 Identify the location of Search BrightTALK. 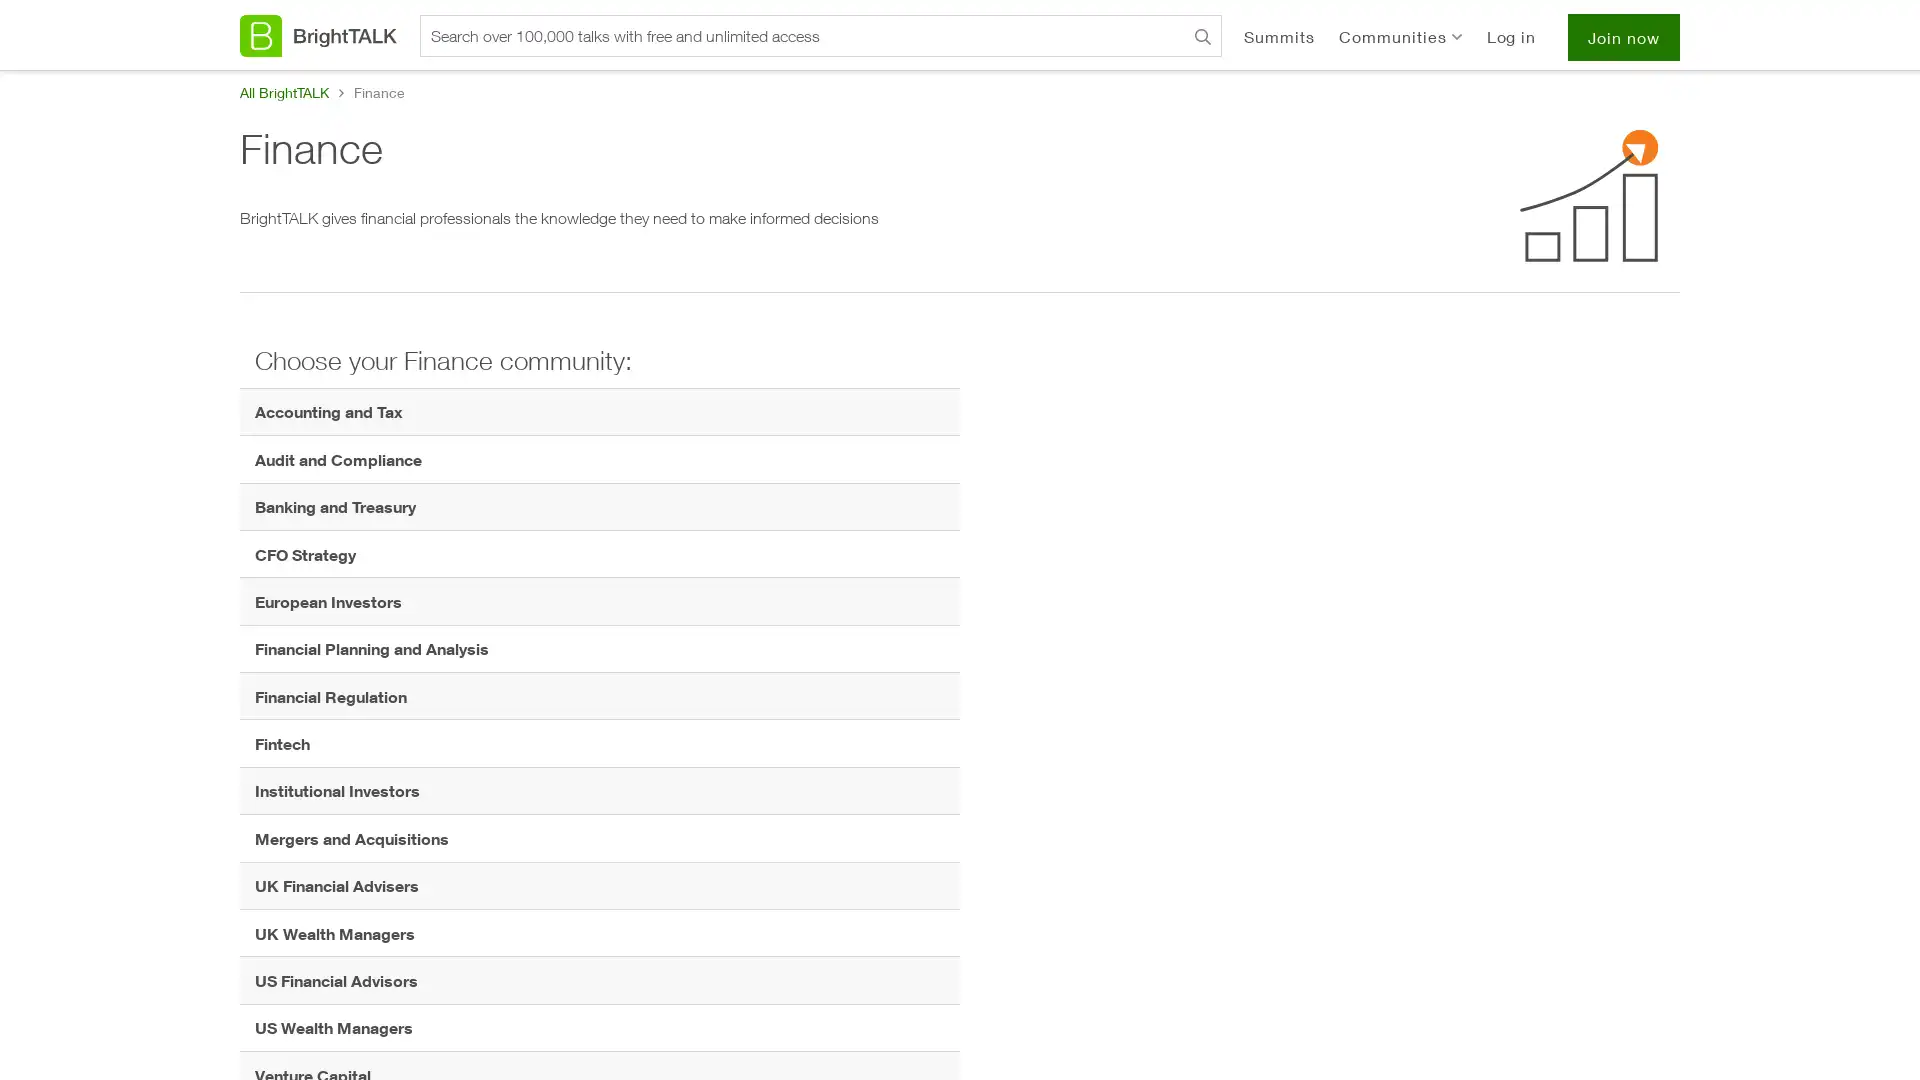
(1202, 38).